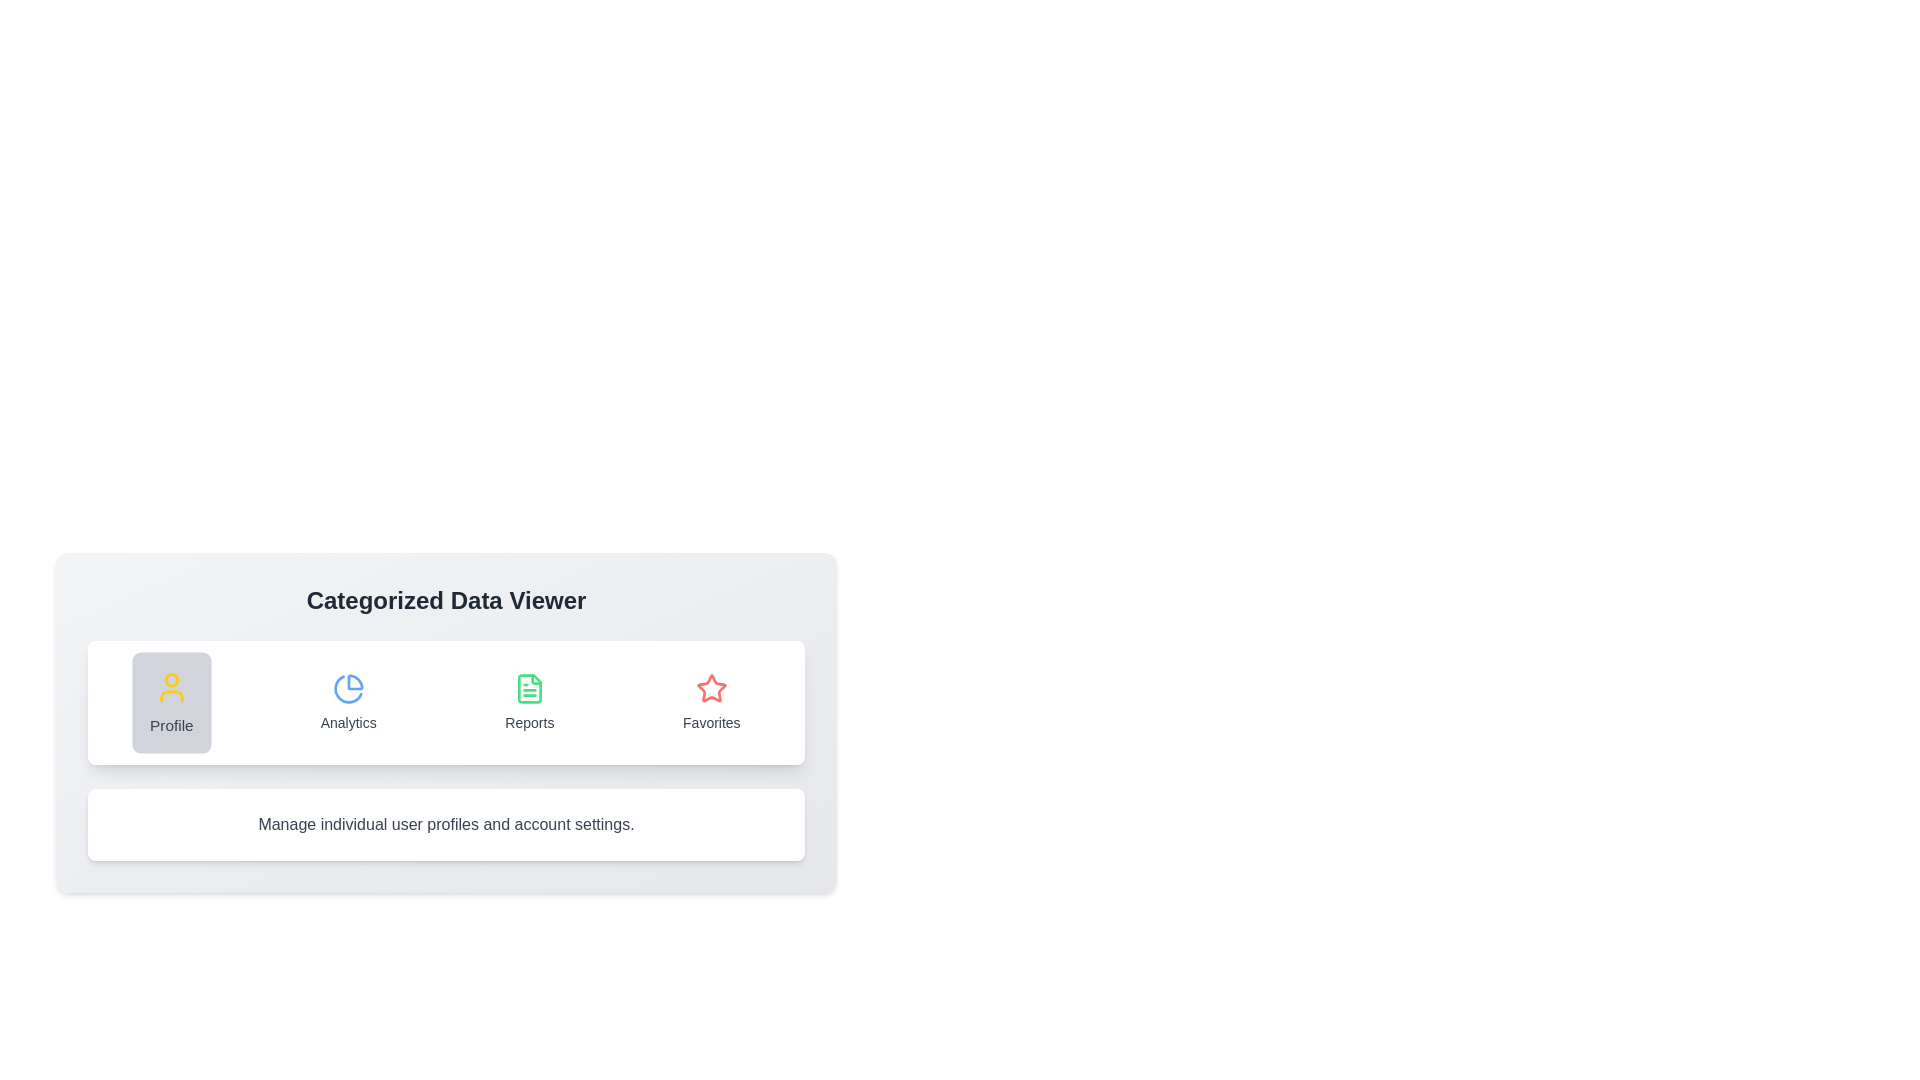 This screenshot has width=1920, height=1080. Describe the element at coordinates (172, 701) in the screenshot. I see `the tab labeled Profile to switch to its content` at that location.